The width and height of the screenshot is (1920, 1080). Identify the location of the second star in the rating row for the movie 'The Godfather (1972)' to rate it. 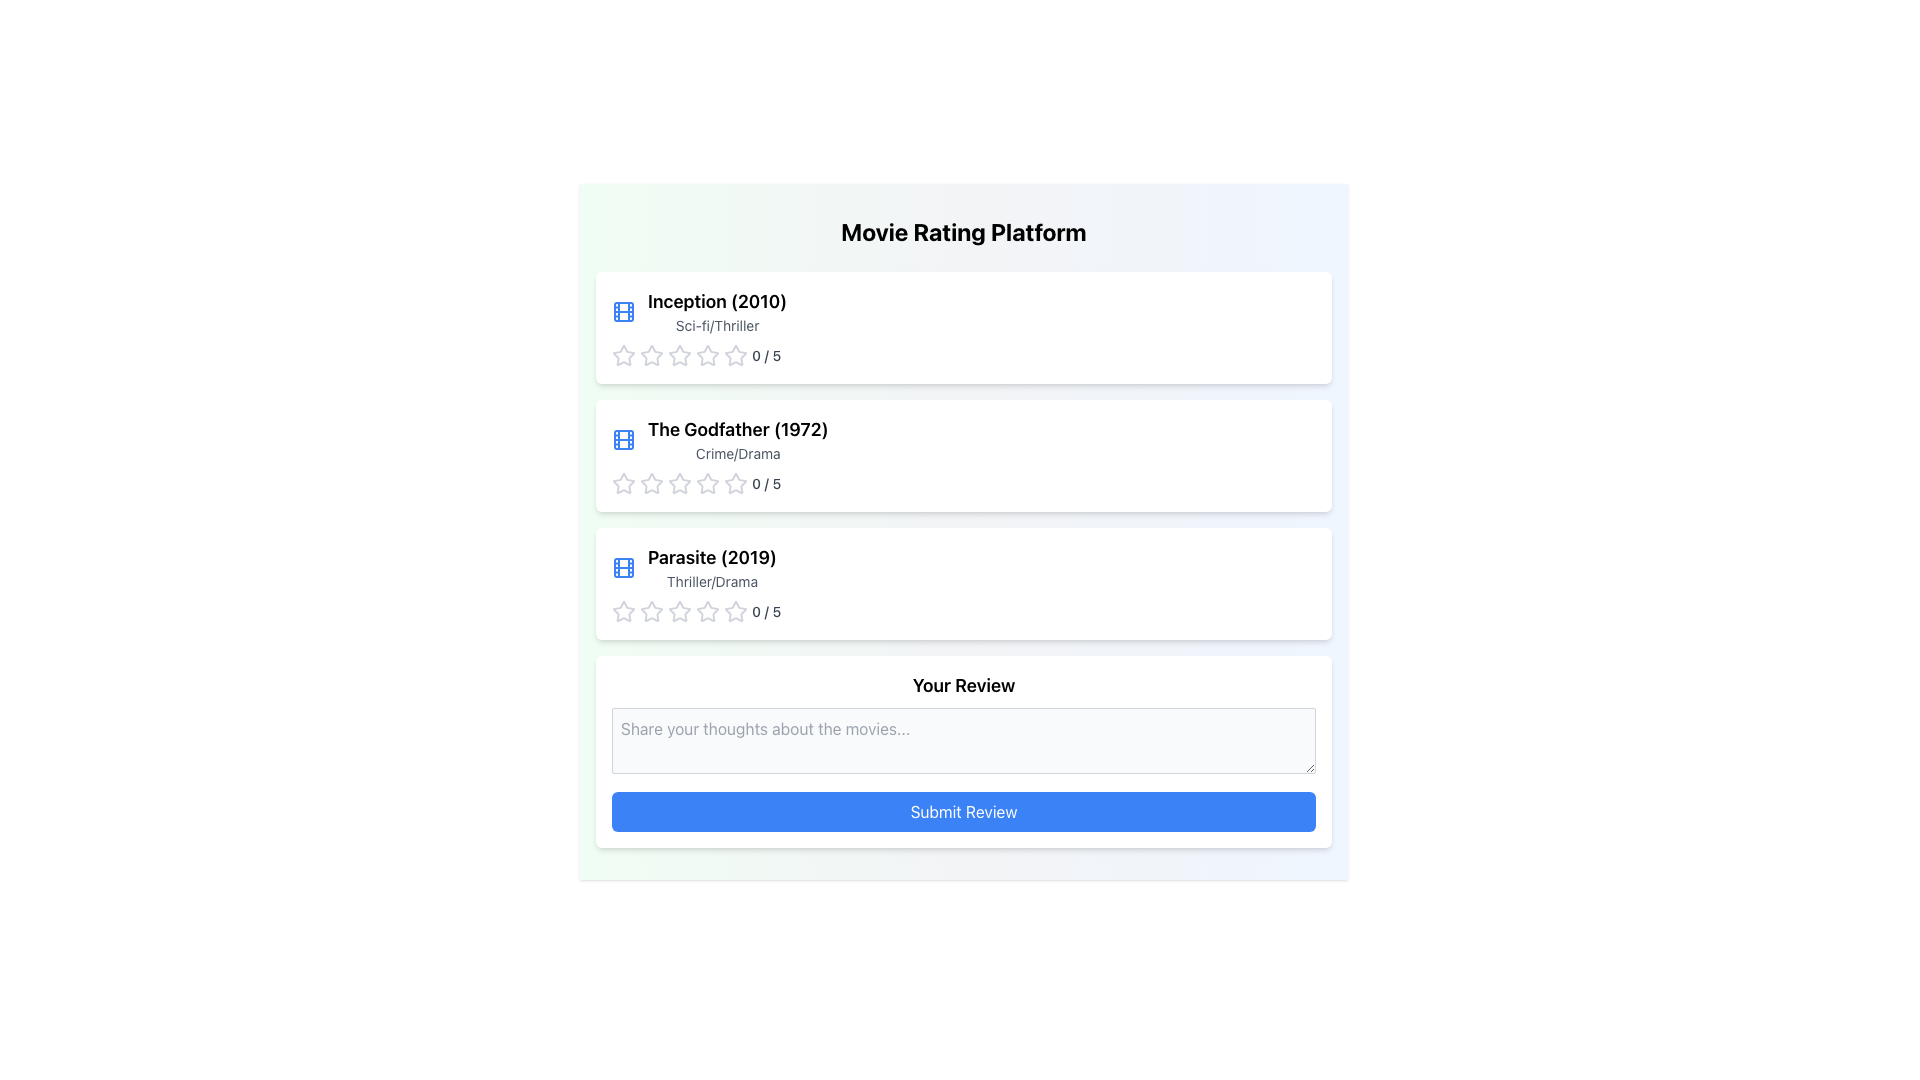
(708, 483).